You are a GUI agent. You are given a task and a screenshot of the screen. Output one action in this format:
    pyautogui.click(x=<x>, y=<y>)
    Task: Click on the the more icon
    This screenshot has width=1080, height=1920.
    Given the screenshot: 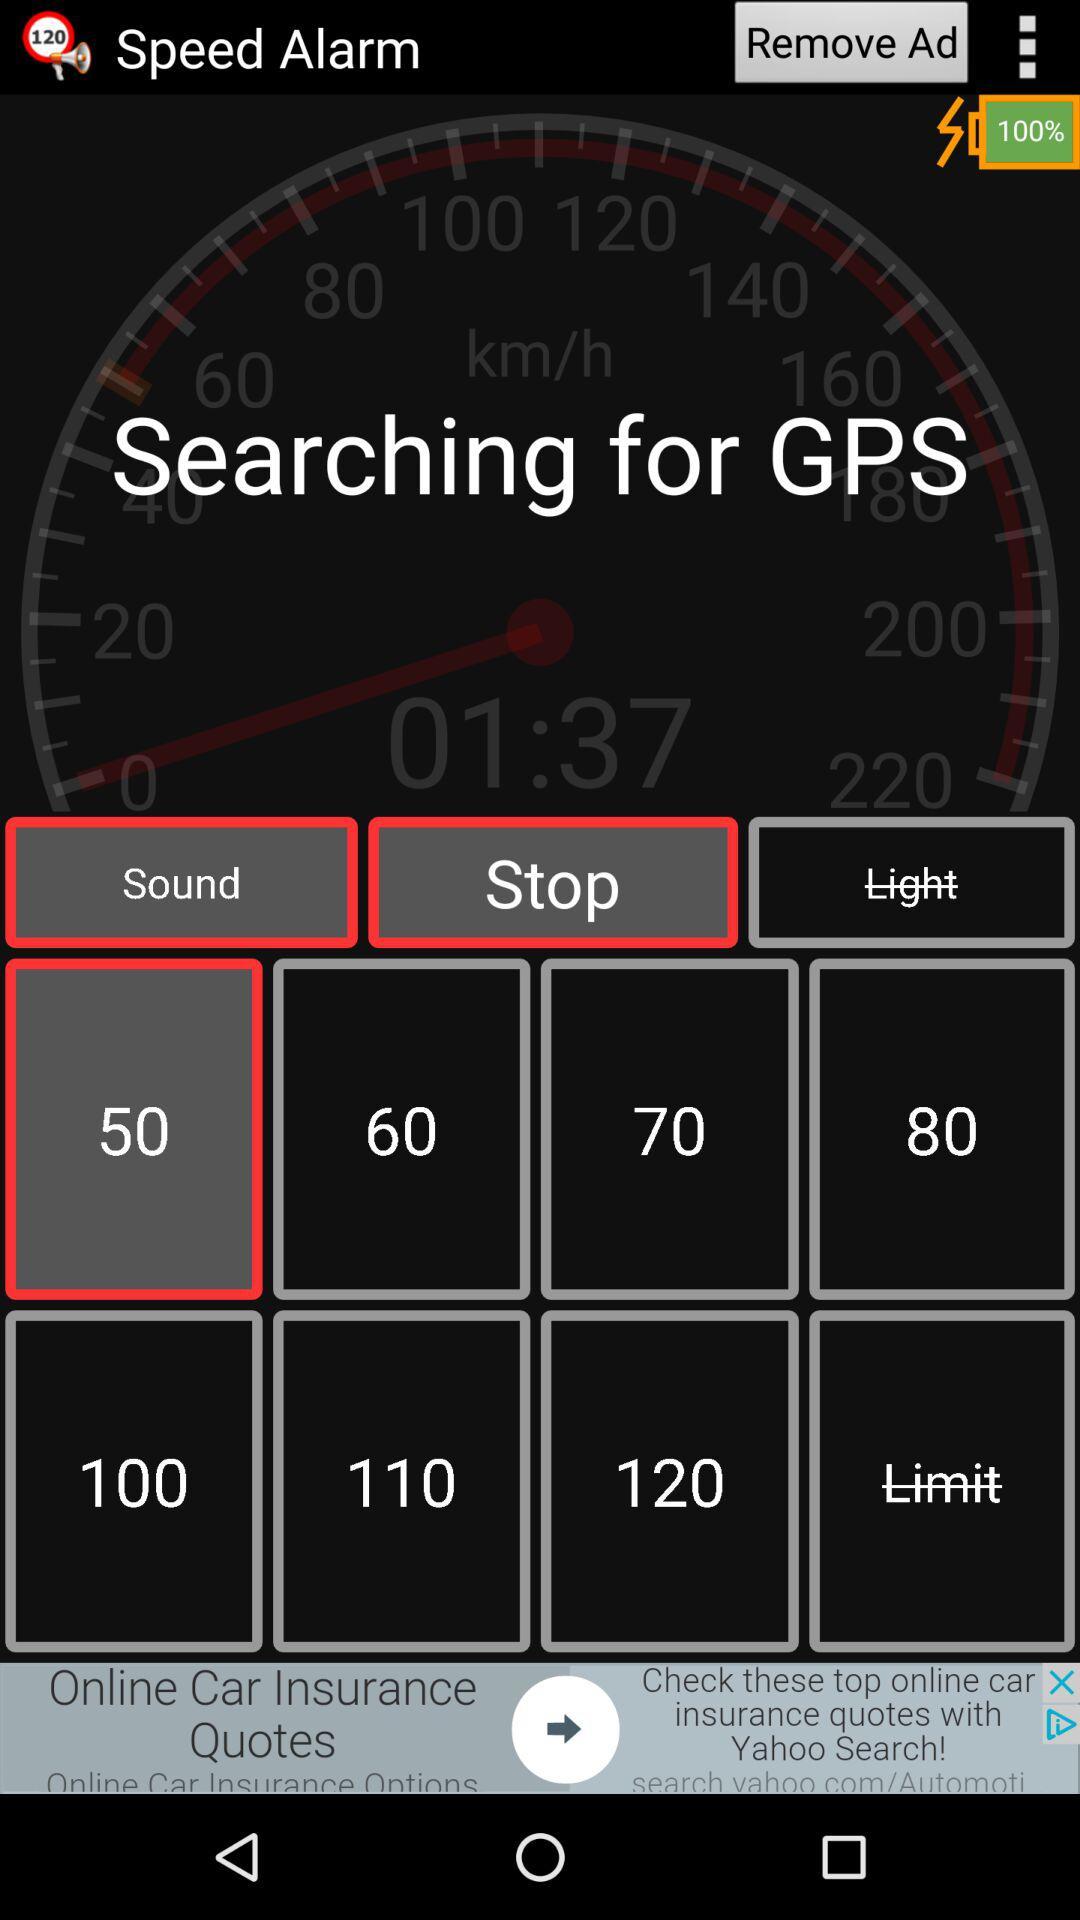 What is the action you would take?
    pyautogui.click(x=1027, y=50)
    